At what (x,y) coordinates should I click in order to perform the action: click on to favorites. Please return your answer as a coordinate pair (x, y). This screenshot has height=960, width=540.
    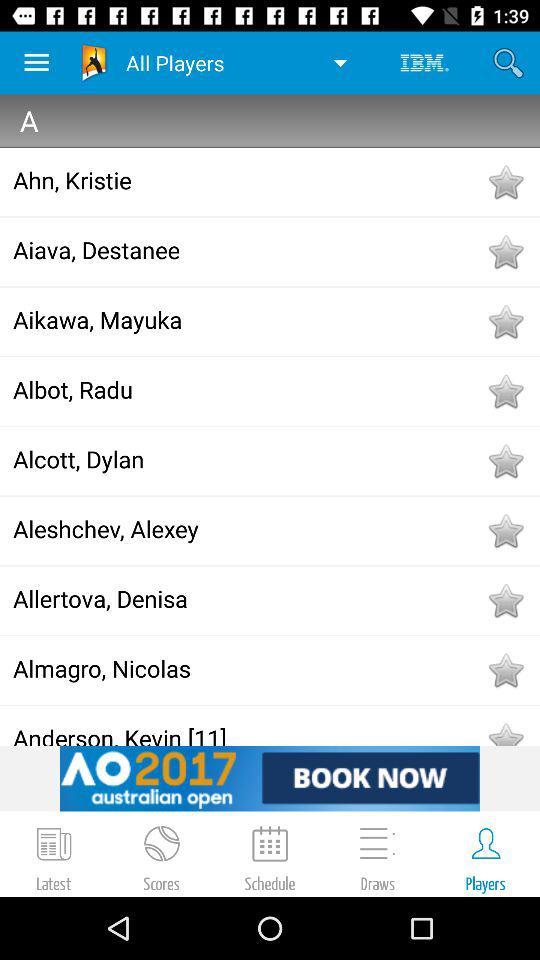
    Looking at the image, I should click on (504, 529).